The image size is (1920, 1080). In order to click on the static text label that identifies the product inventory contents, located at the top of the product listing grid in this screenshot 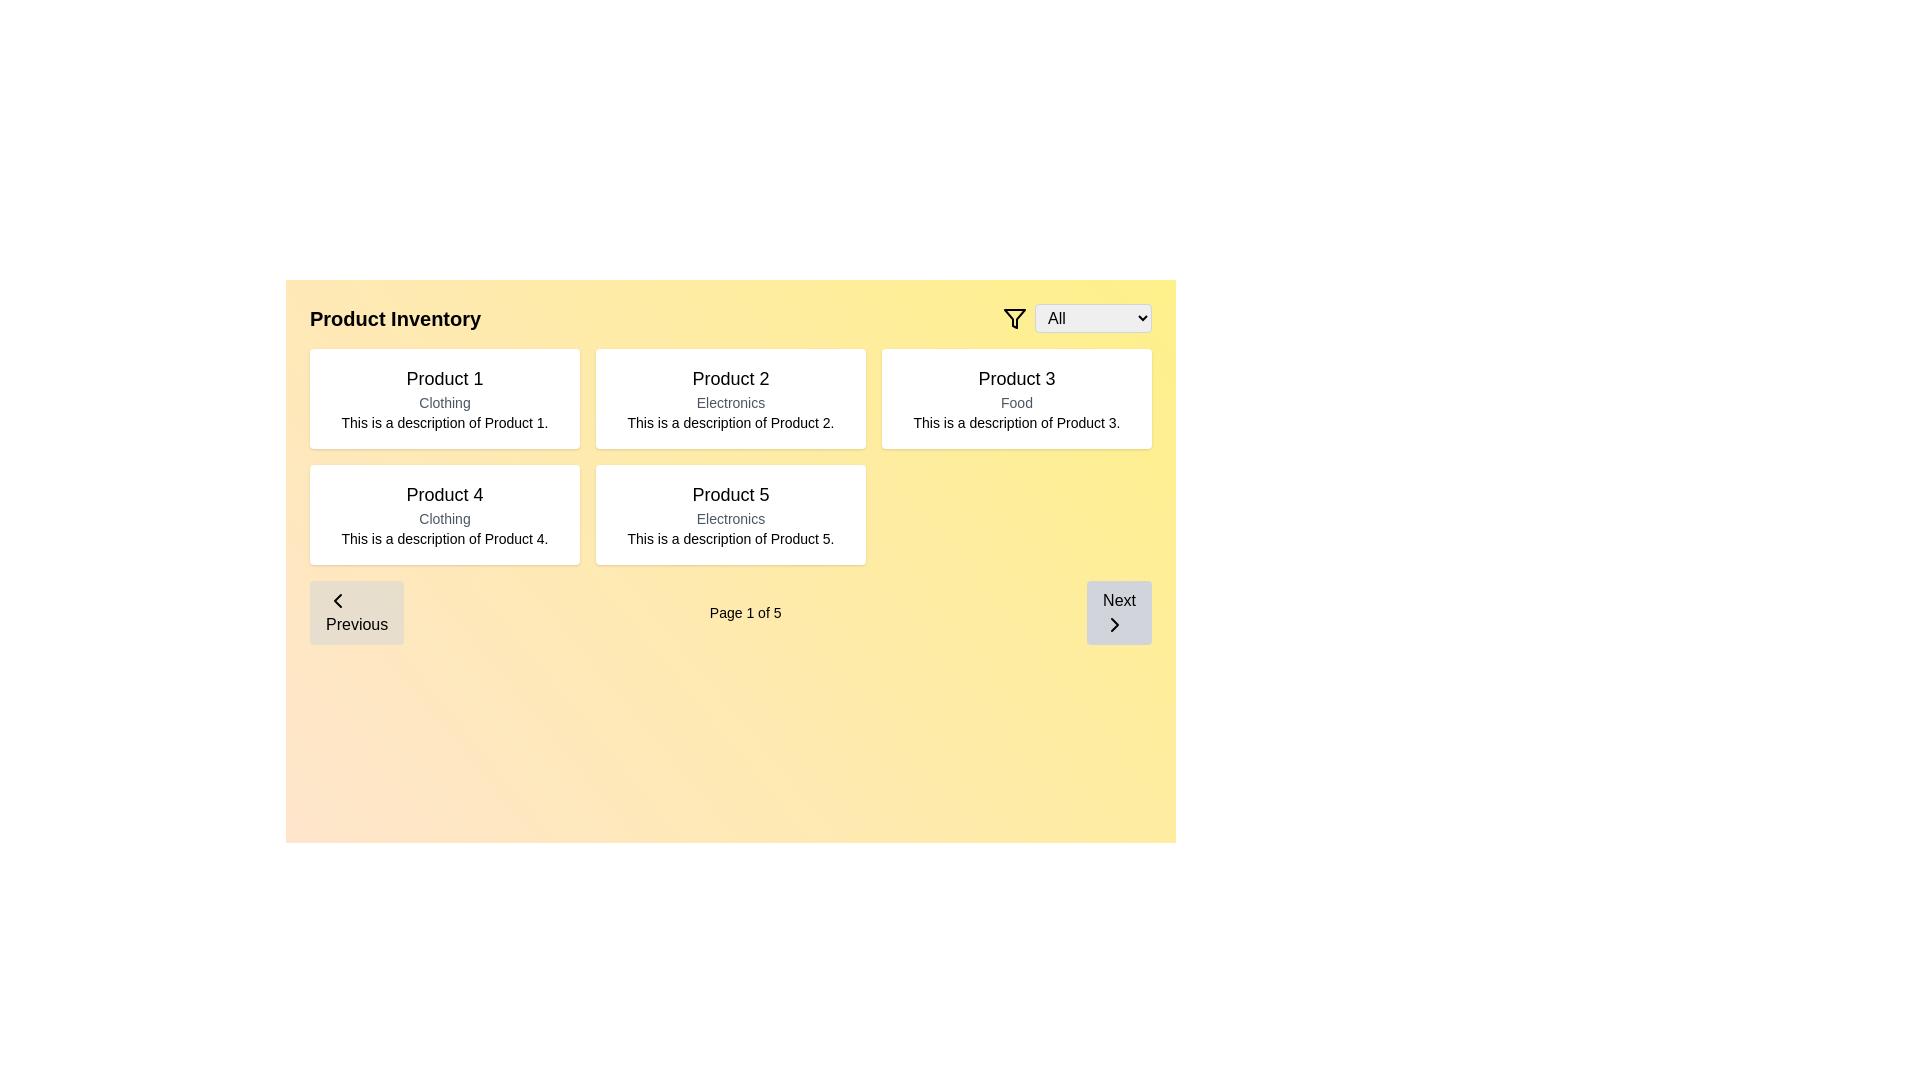, I will do `click(395, 317)`.